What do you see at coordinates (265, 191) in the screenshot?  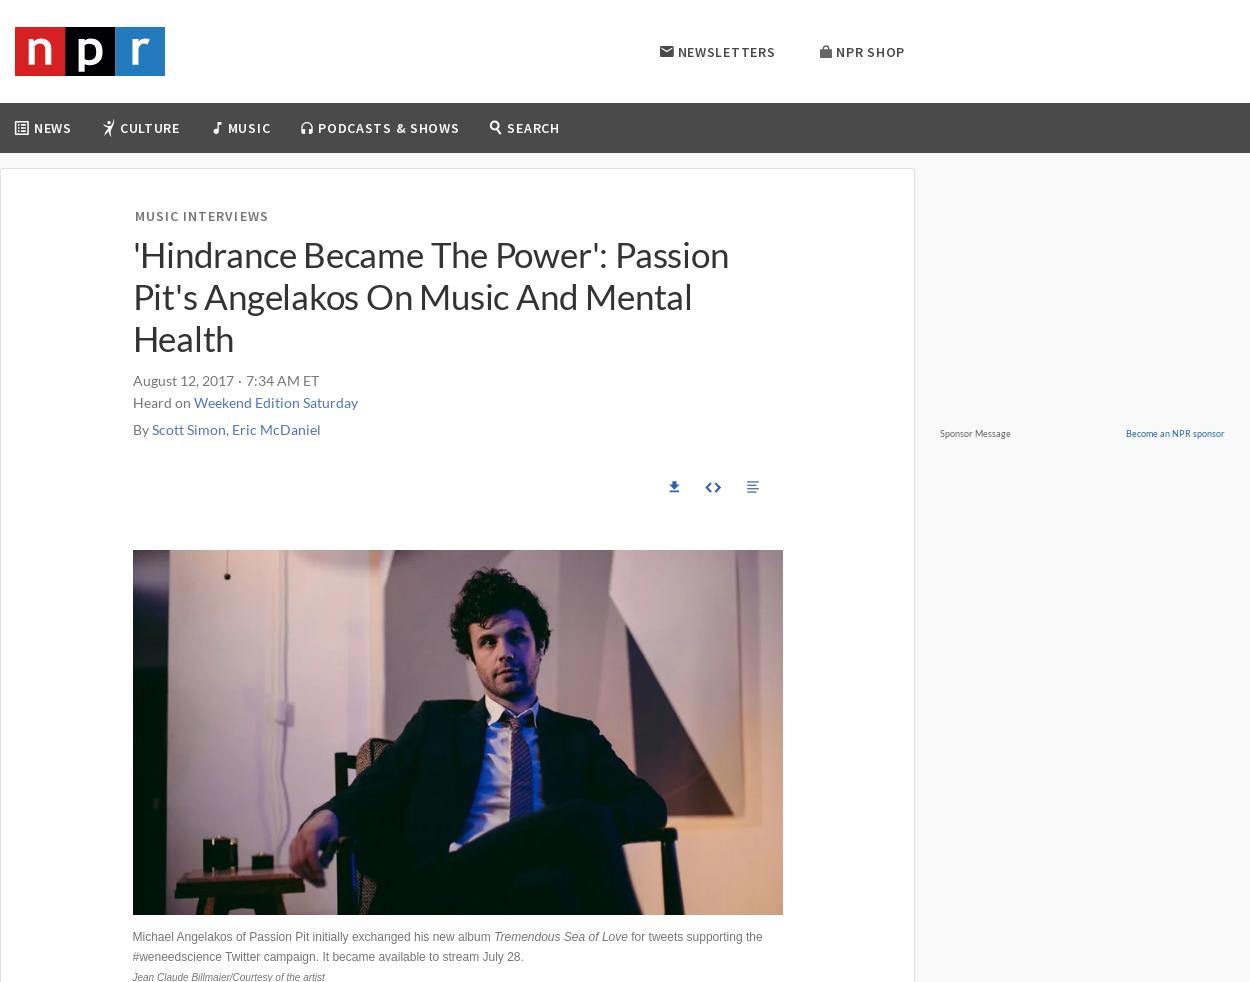 I see `'Movies'` at bounding box center [265, 191].